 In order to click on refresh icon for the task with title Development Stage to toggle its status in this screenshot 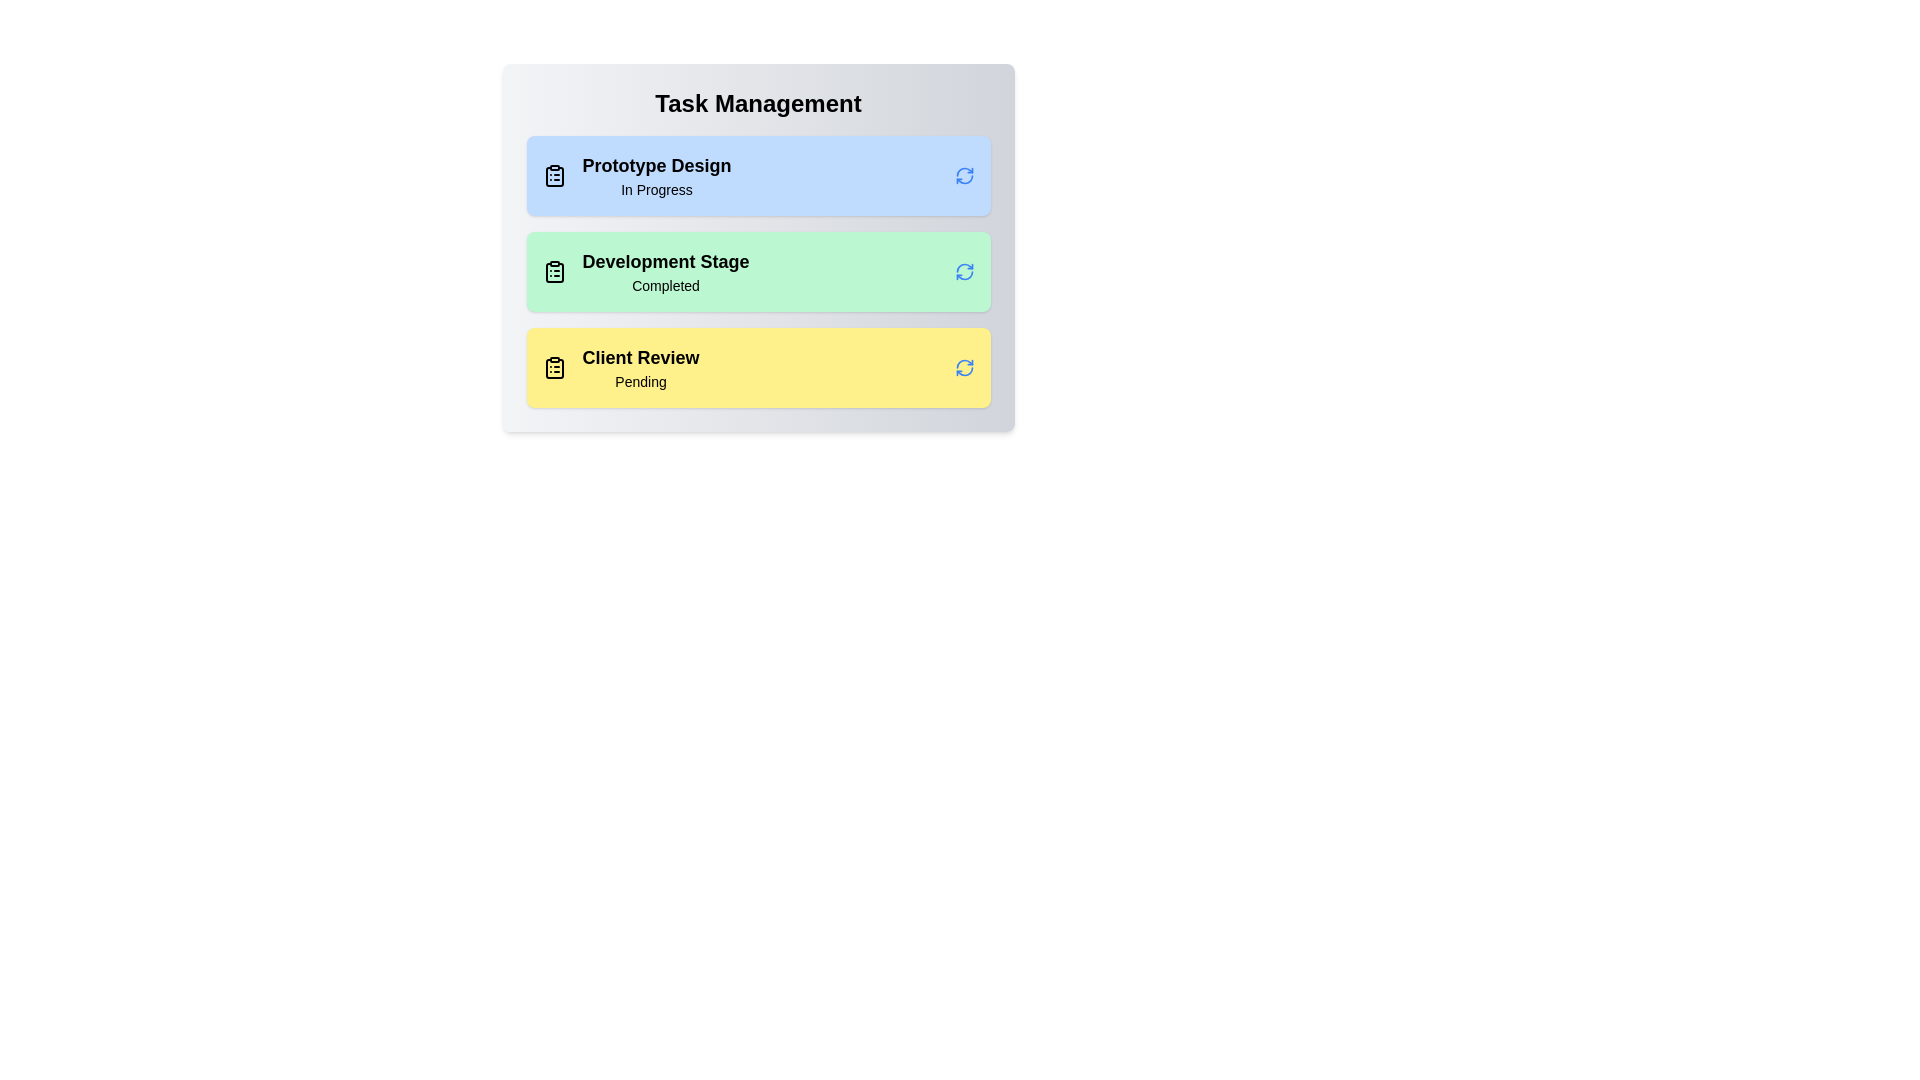, I will do `click(964, 272)`.